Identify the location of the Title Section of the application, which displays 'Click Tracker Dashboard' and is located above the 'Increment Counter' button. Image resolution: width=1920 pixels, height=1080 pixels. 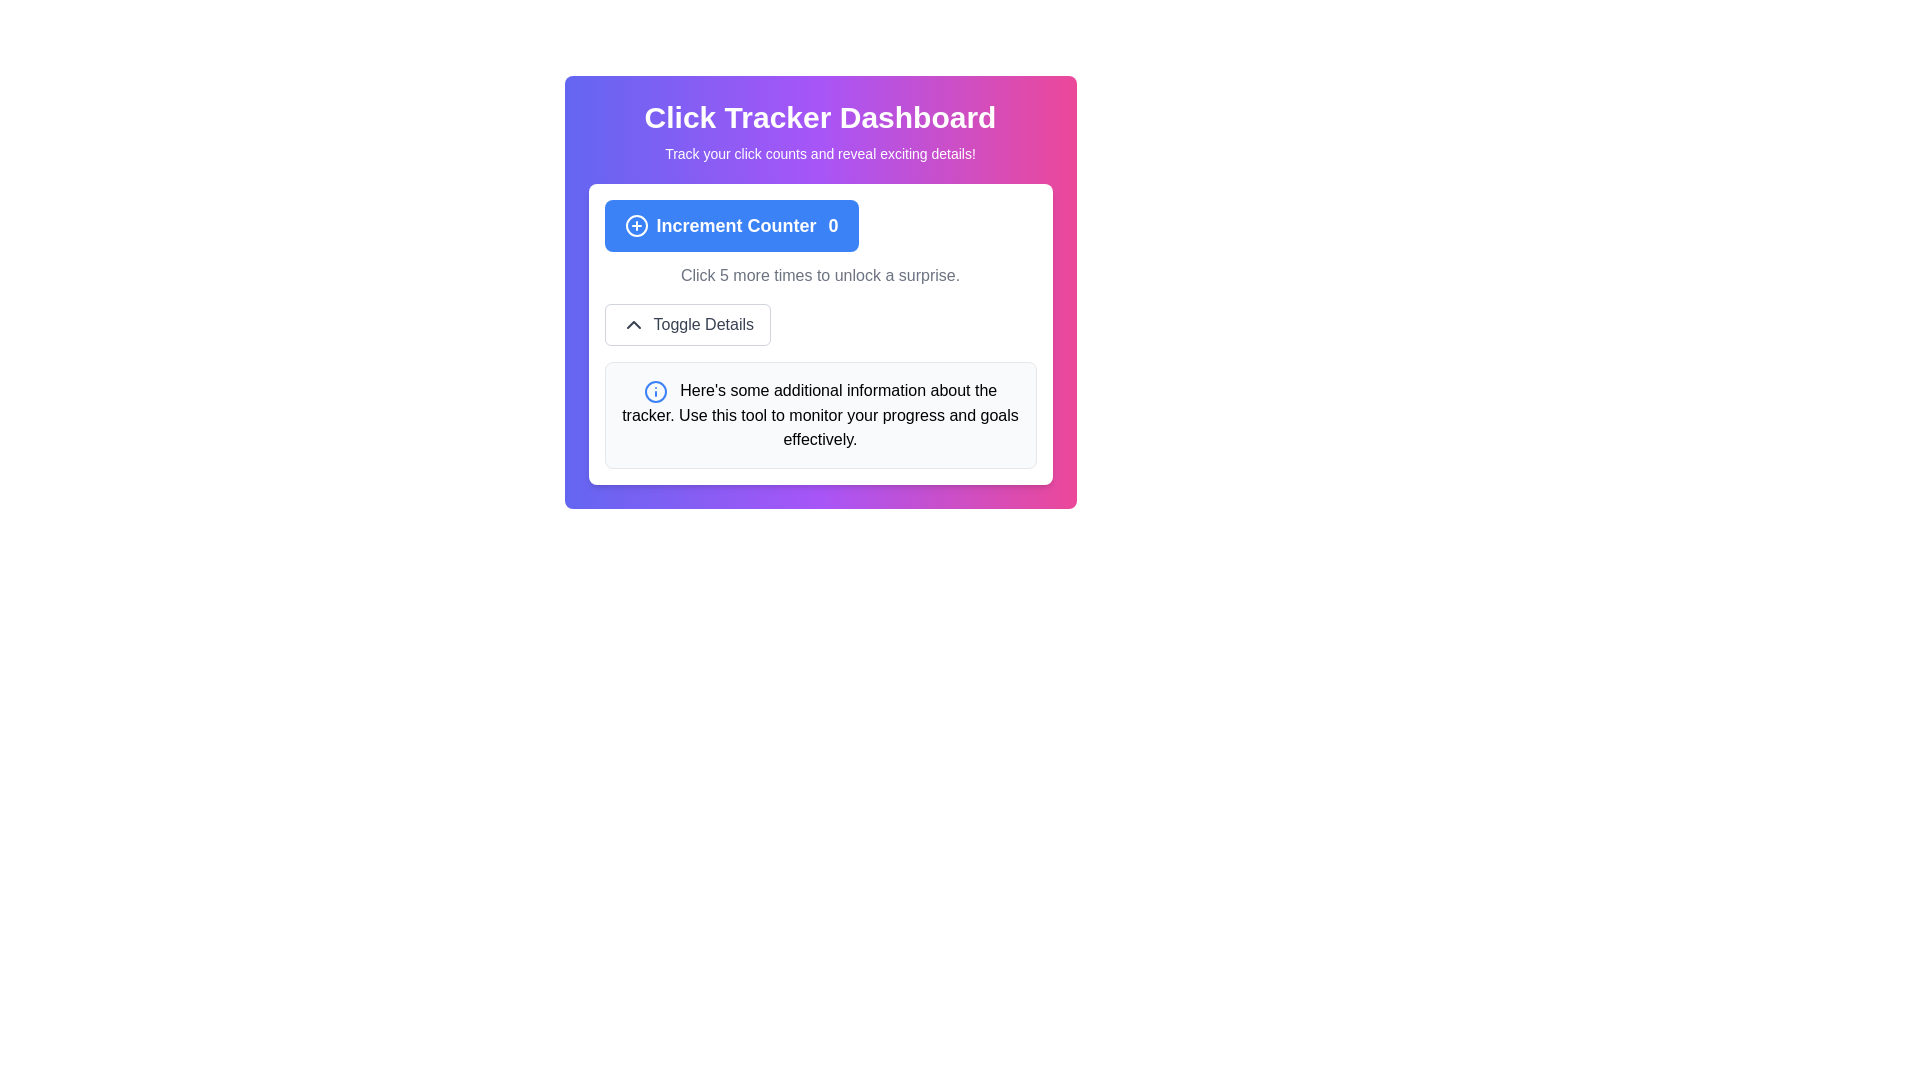
(820, 131).